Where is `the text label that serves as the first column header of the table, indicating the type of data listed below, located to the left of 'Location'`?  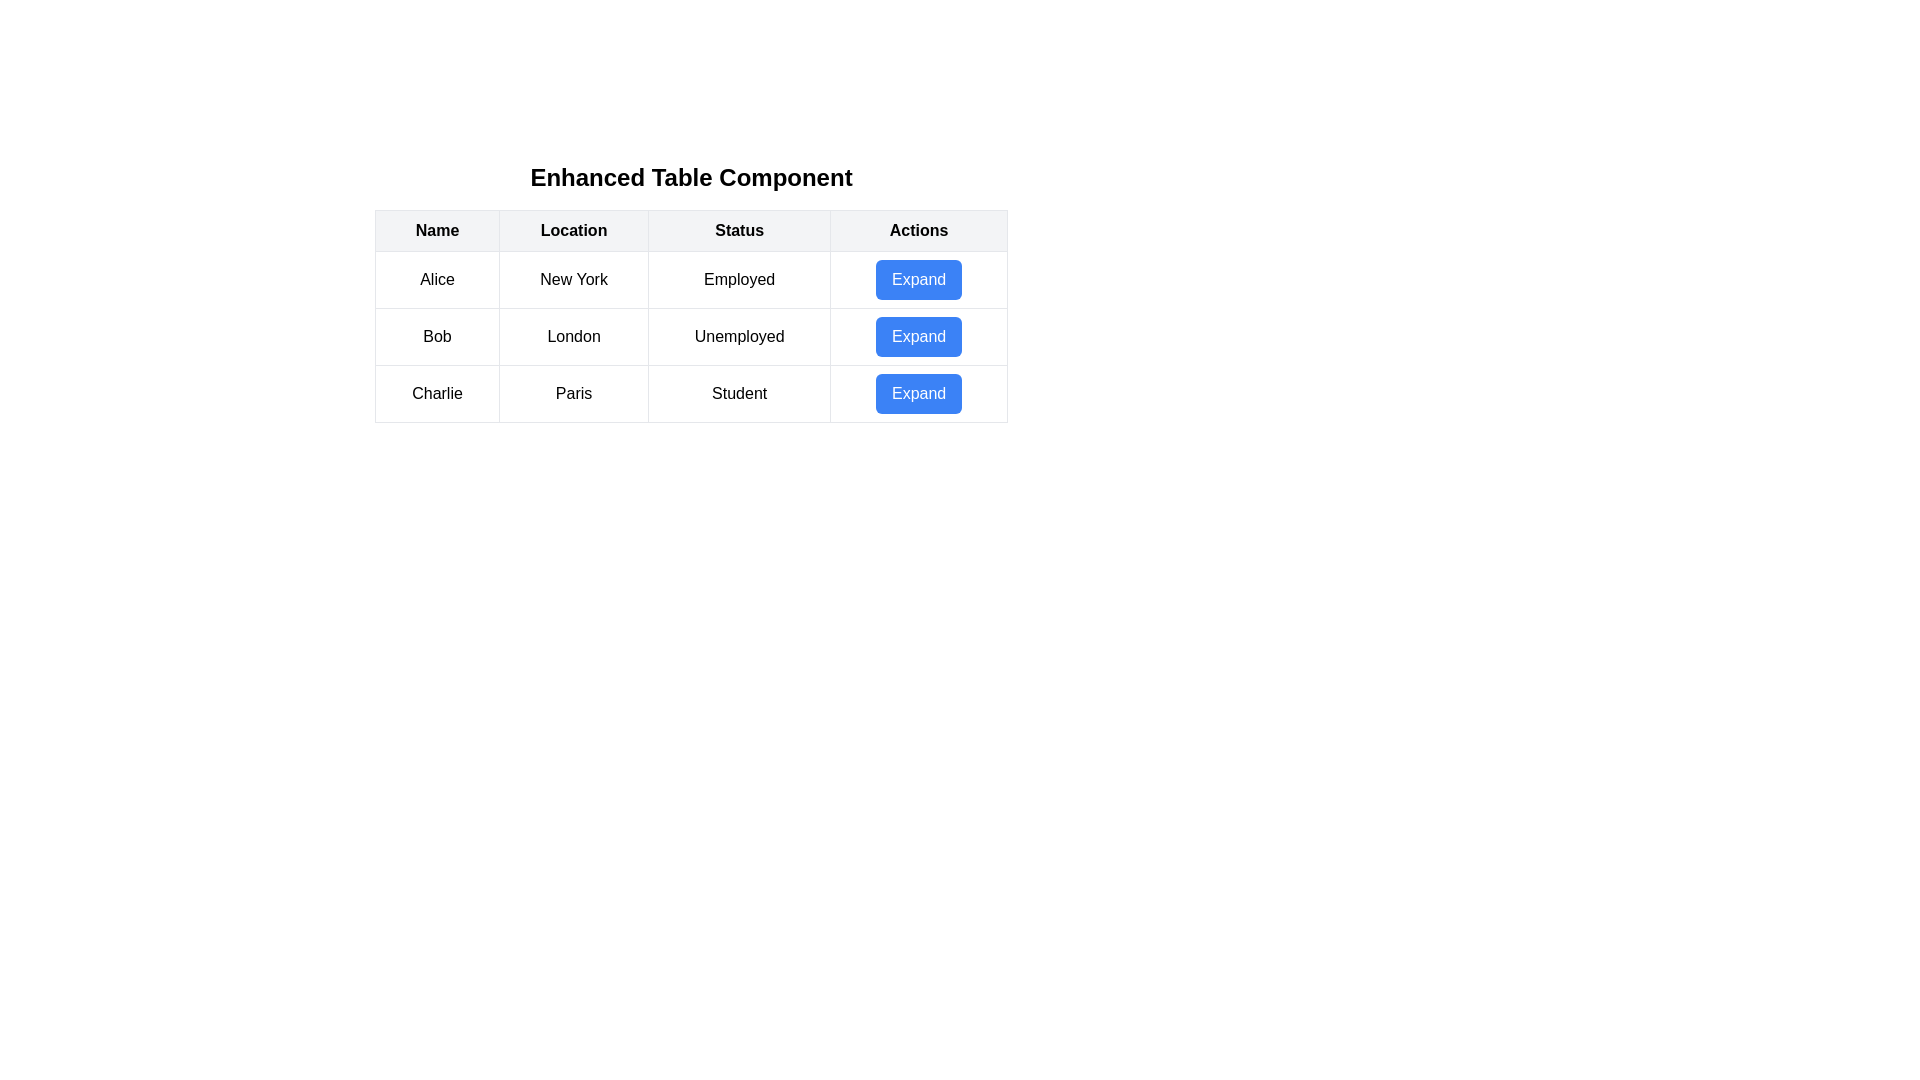
the text label that serves as the first column header of the table, indicating the type of data listed below, located to the left of 'Location' is located at coordinates (436, 230).